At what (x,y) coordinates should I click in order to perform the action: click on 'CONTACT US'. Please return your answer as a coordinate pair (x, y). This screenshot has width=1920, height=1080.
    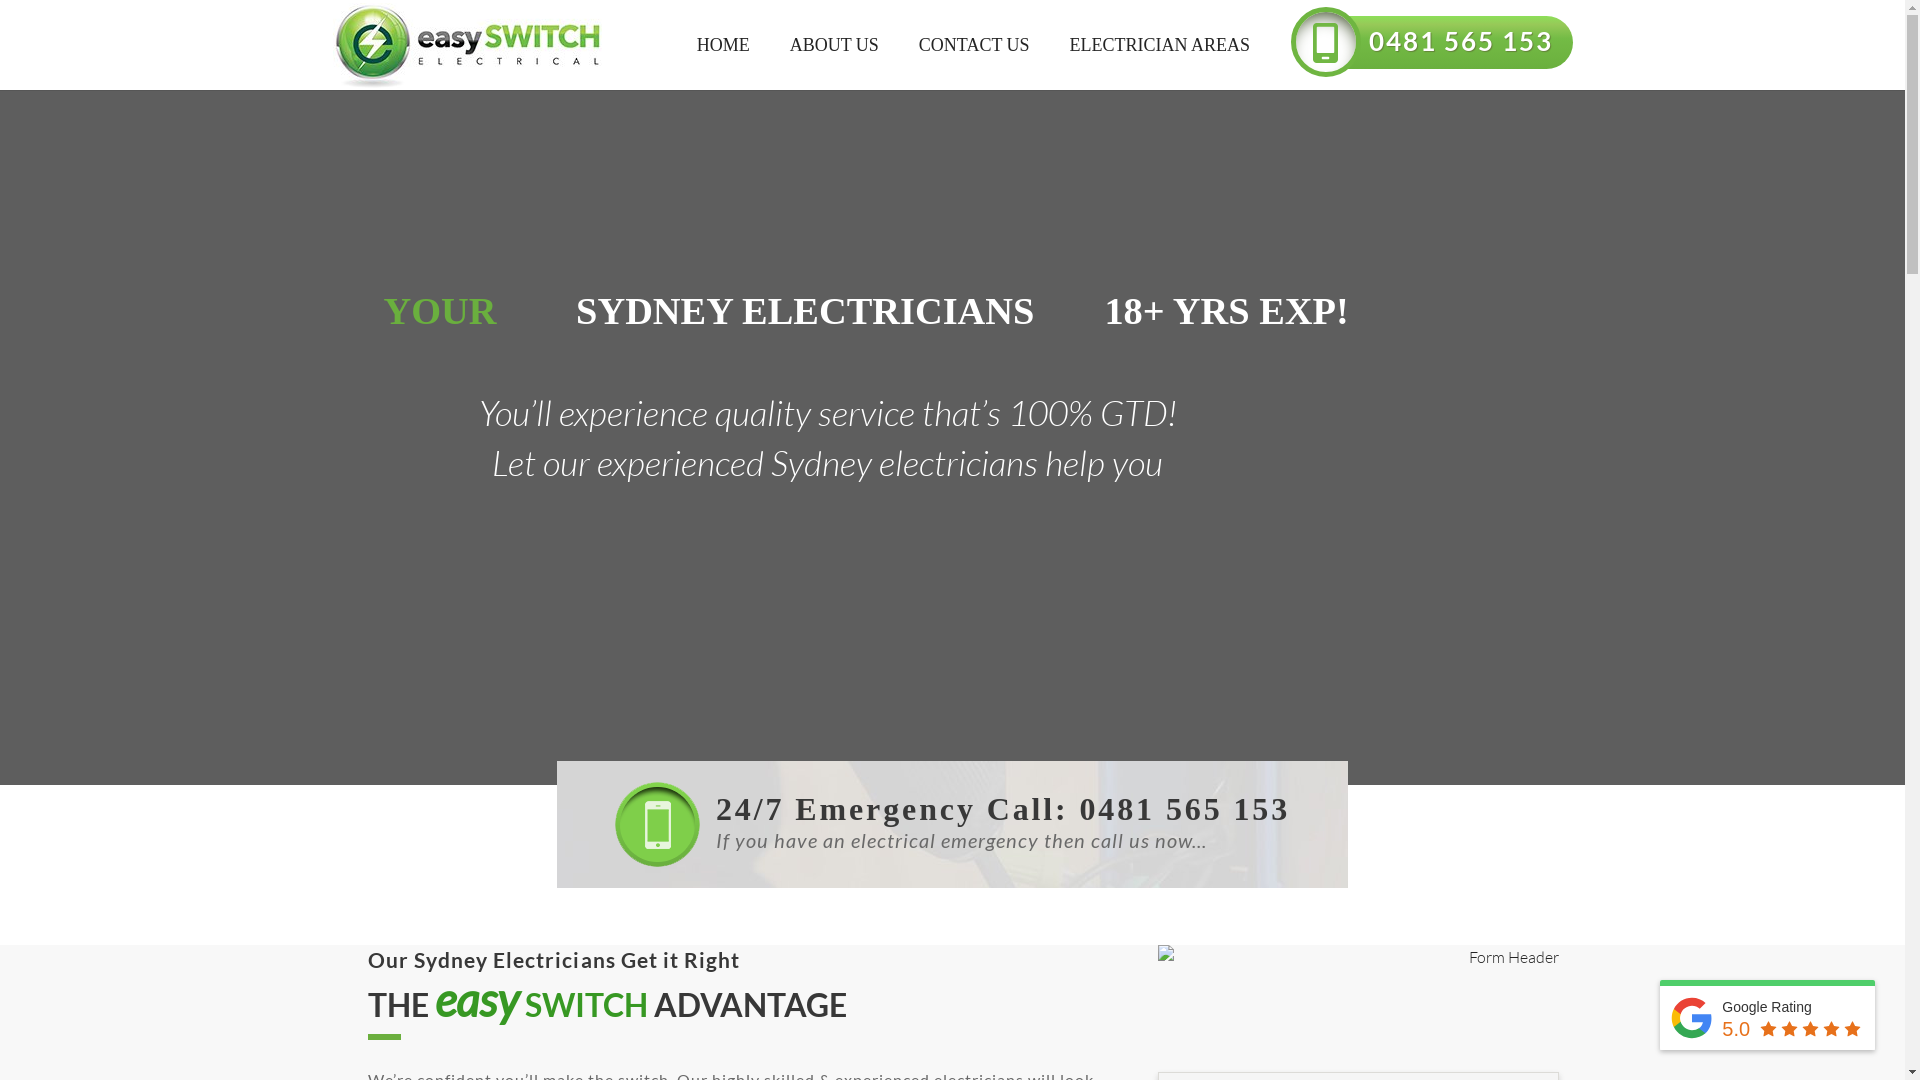
    Looking at the image, I should click on (974, 45).